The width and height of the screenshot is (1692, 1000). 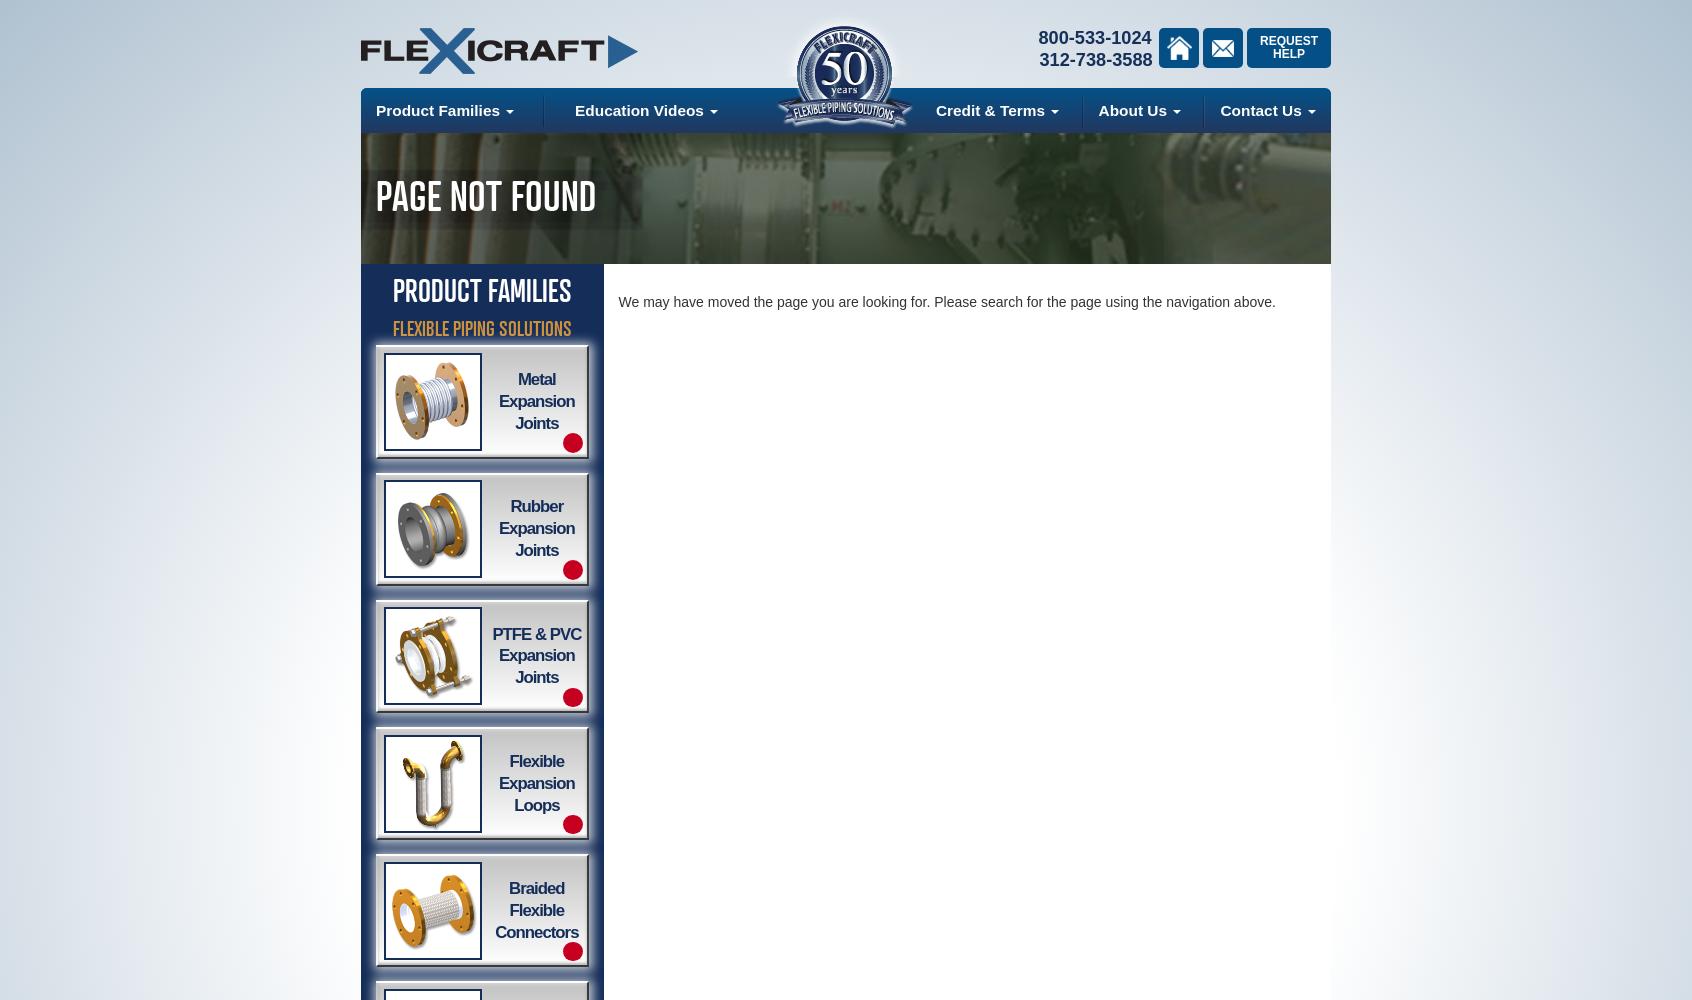 What do you see at coordinates (1286, 47) in the screenshot?
I see `'Request Help'` at bounding box center [1286, 47].